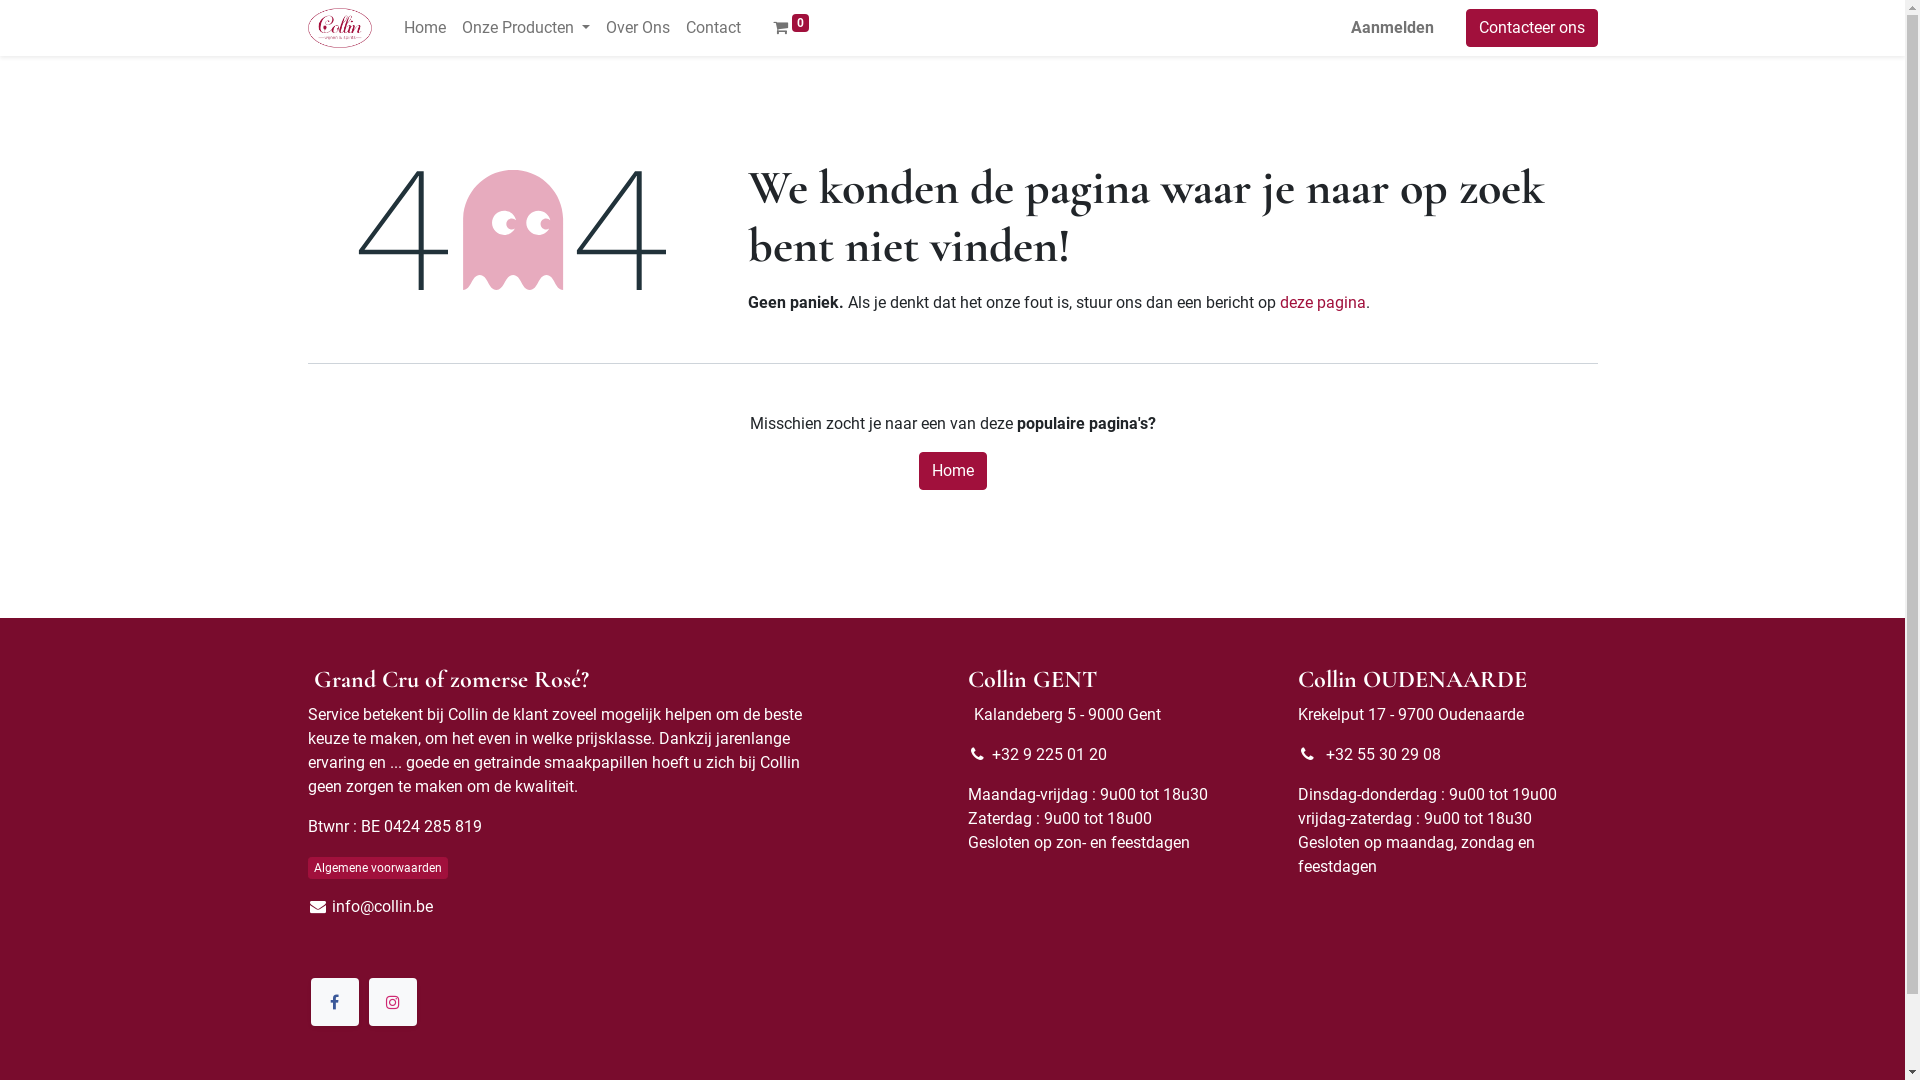 Image resolution: width=1920 pixels, height=1080 pixels. What do you see at coordinates (713, 27) in the screenshot?
I see `'Contact'` at bounding box center [713, 27].